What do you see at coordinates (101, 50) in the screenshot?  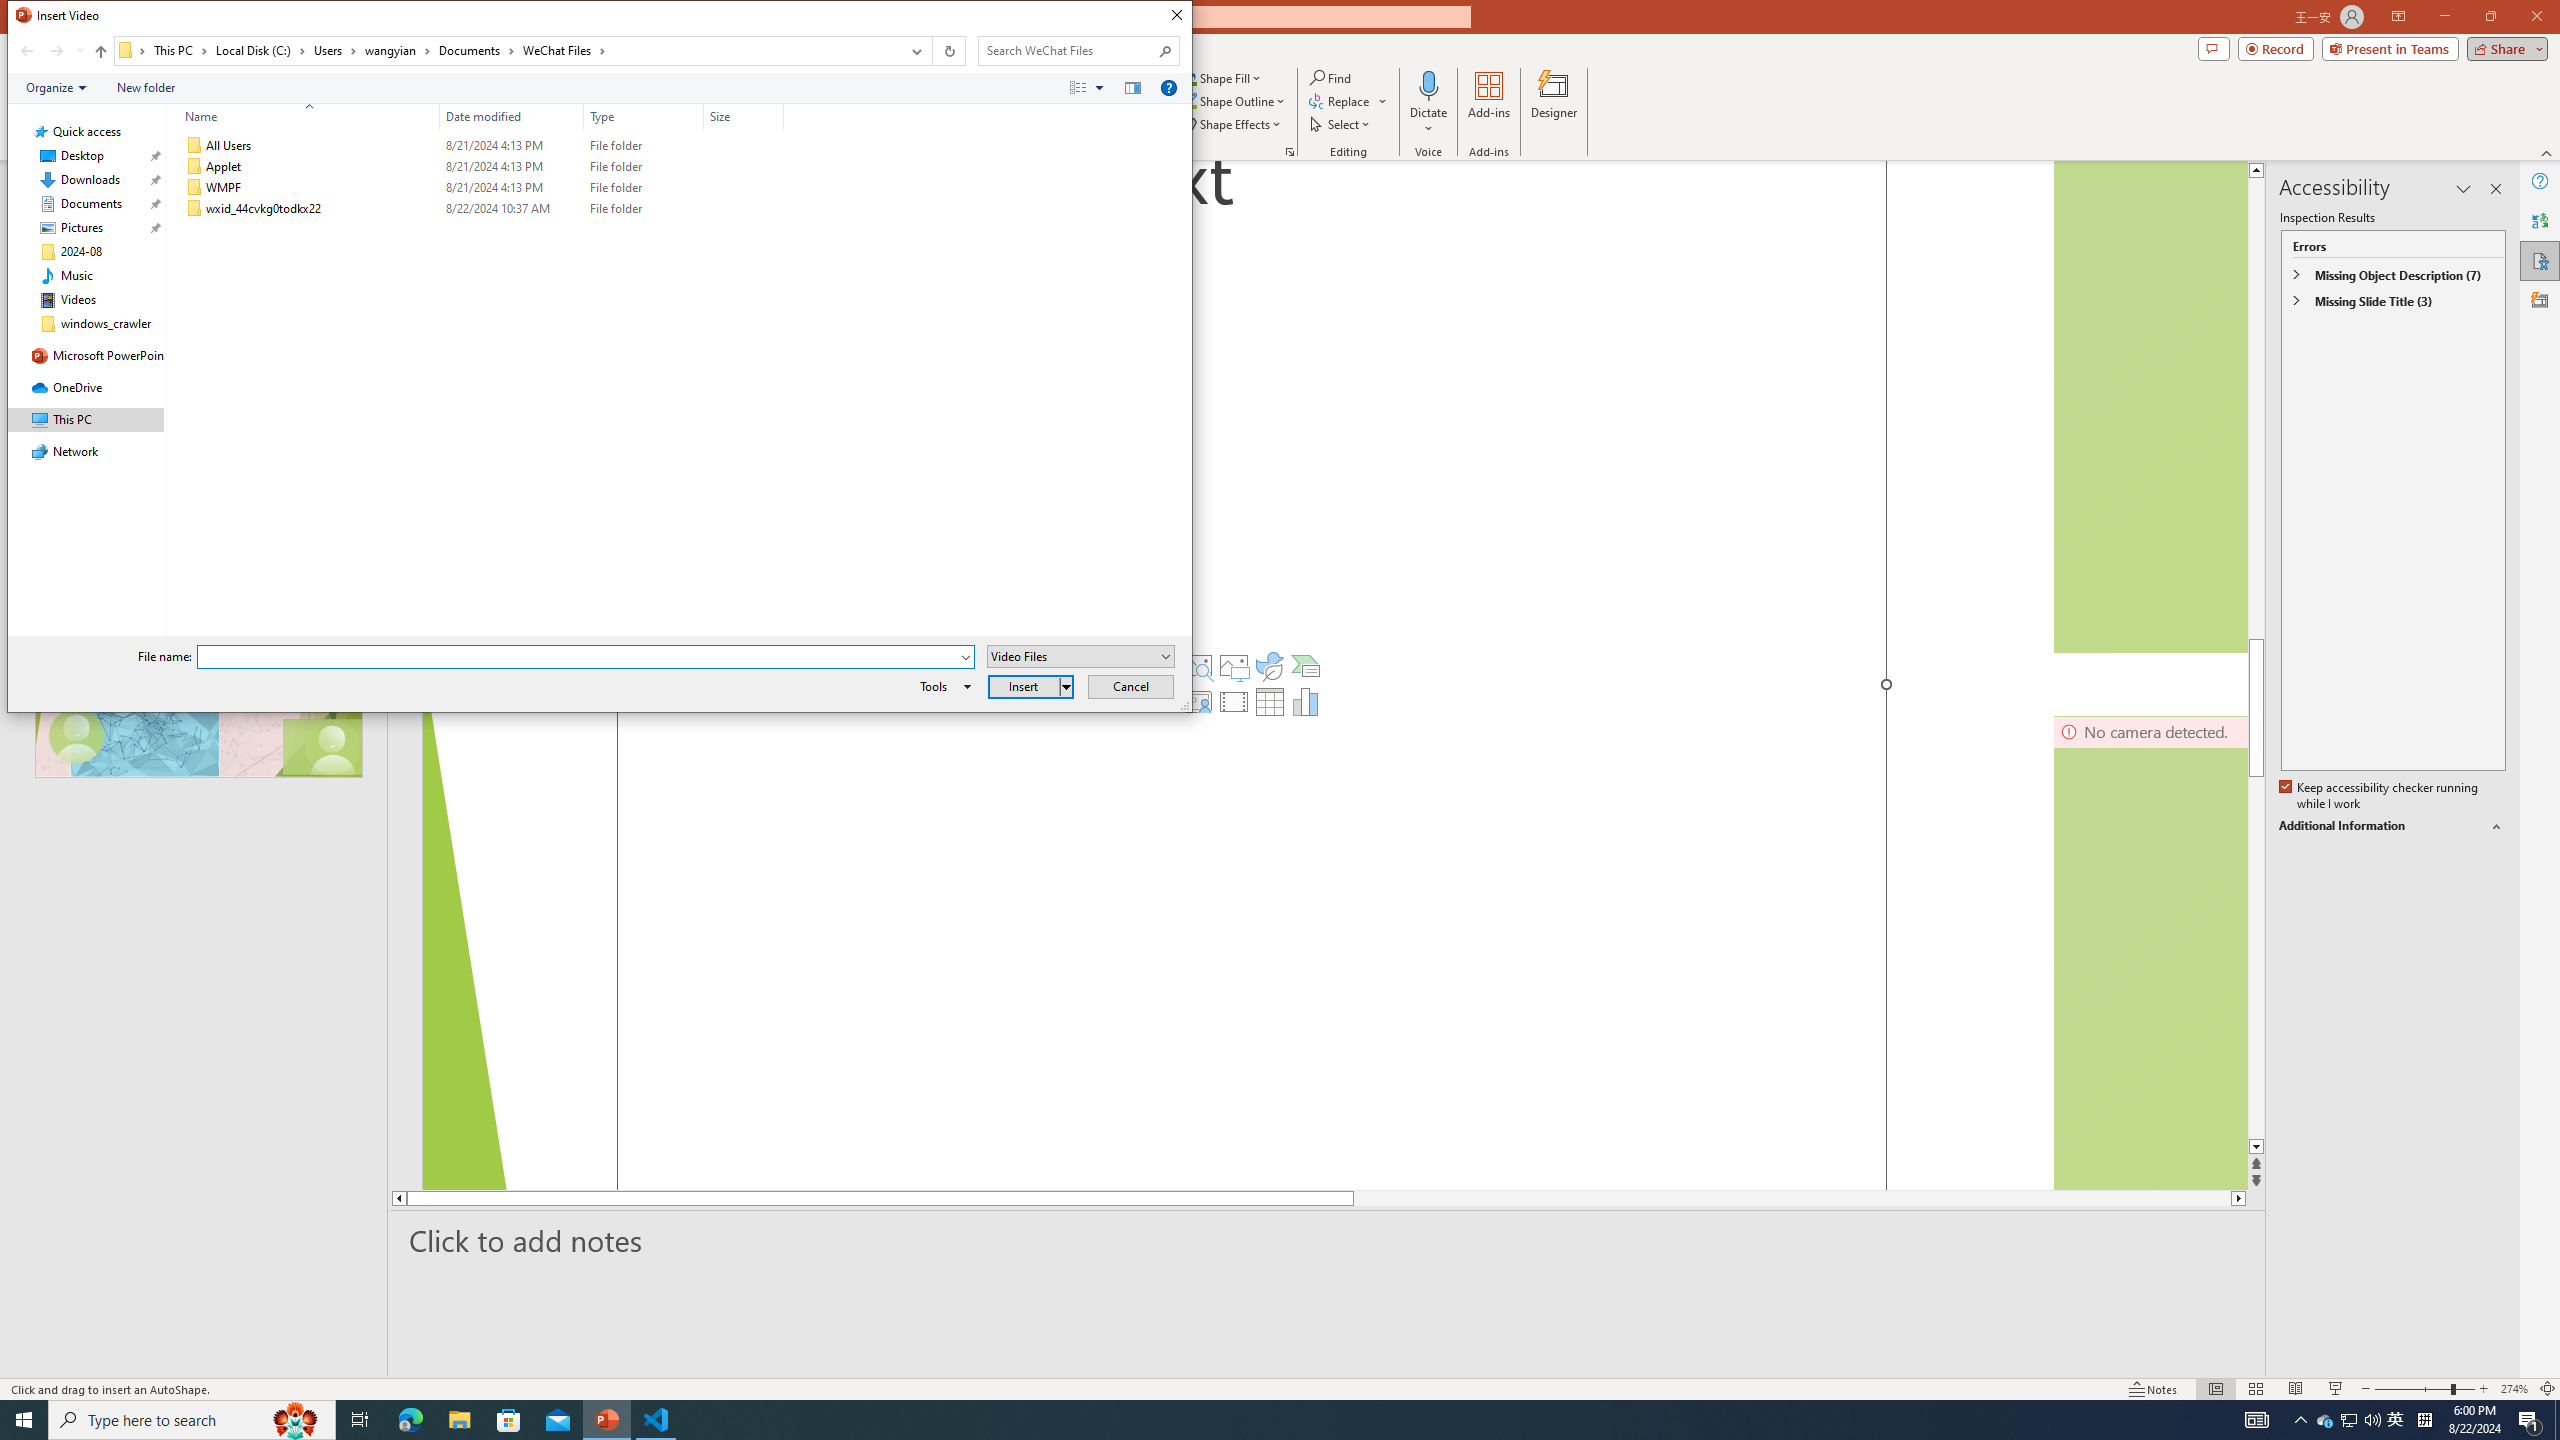 I see `'Up to "Documents" (Alt + Up Arrow)'` at bounding box center [101, 50].